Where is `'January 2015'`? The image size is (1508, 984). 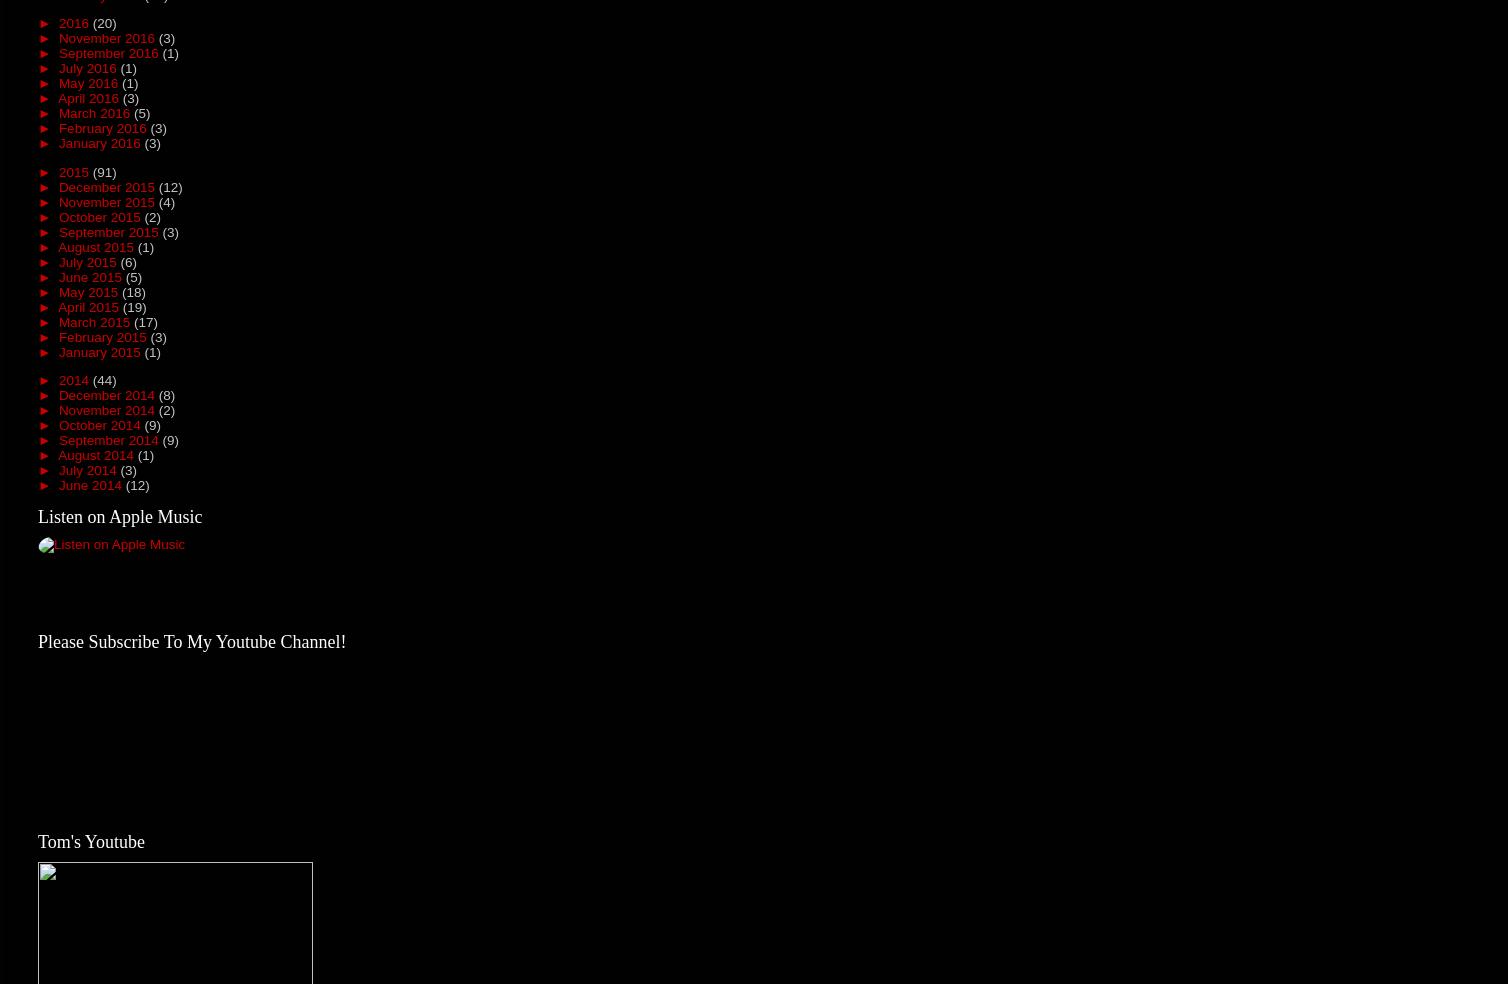
'January 2015' is located at coordinates (58, 350).